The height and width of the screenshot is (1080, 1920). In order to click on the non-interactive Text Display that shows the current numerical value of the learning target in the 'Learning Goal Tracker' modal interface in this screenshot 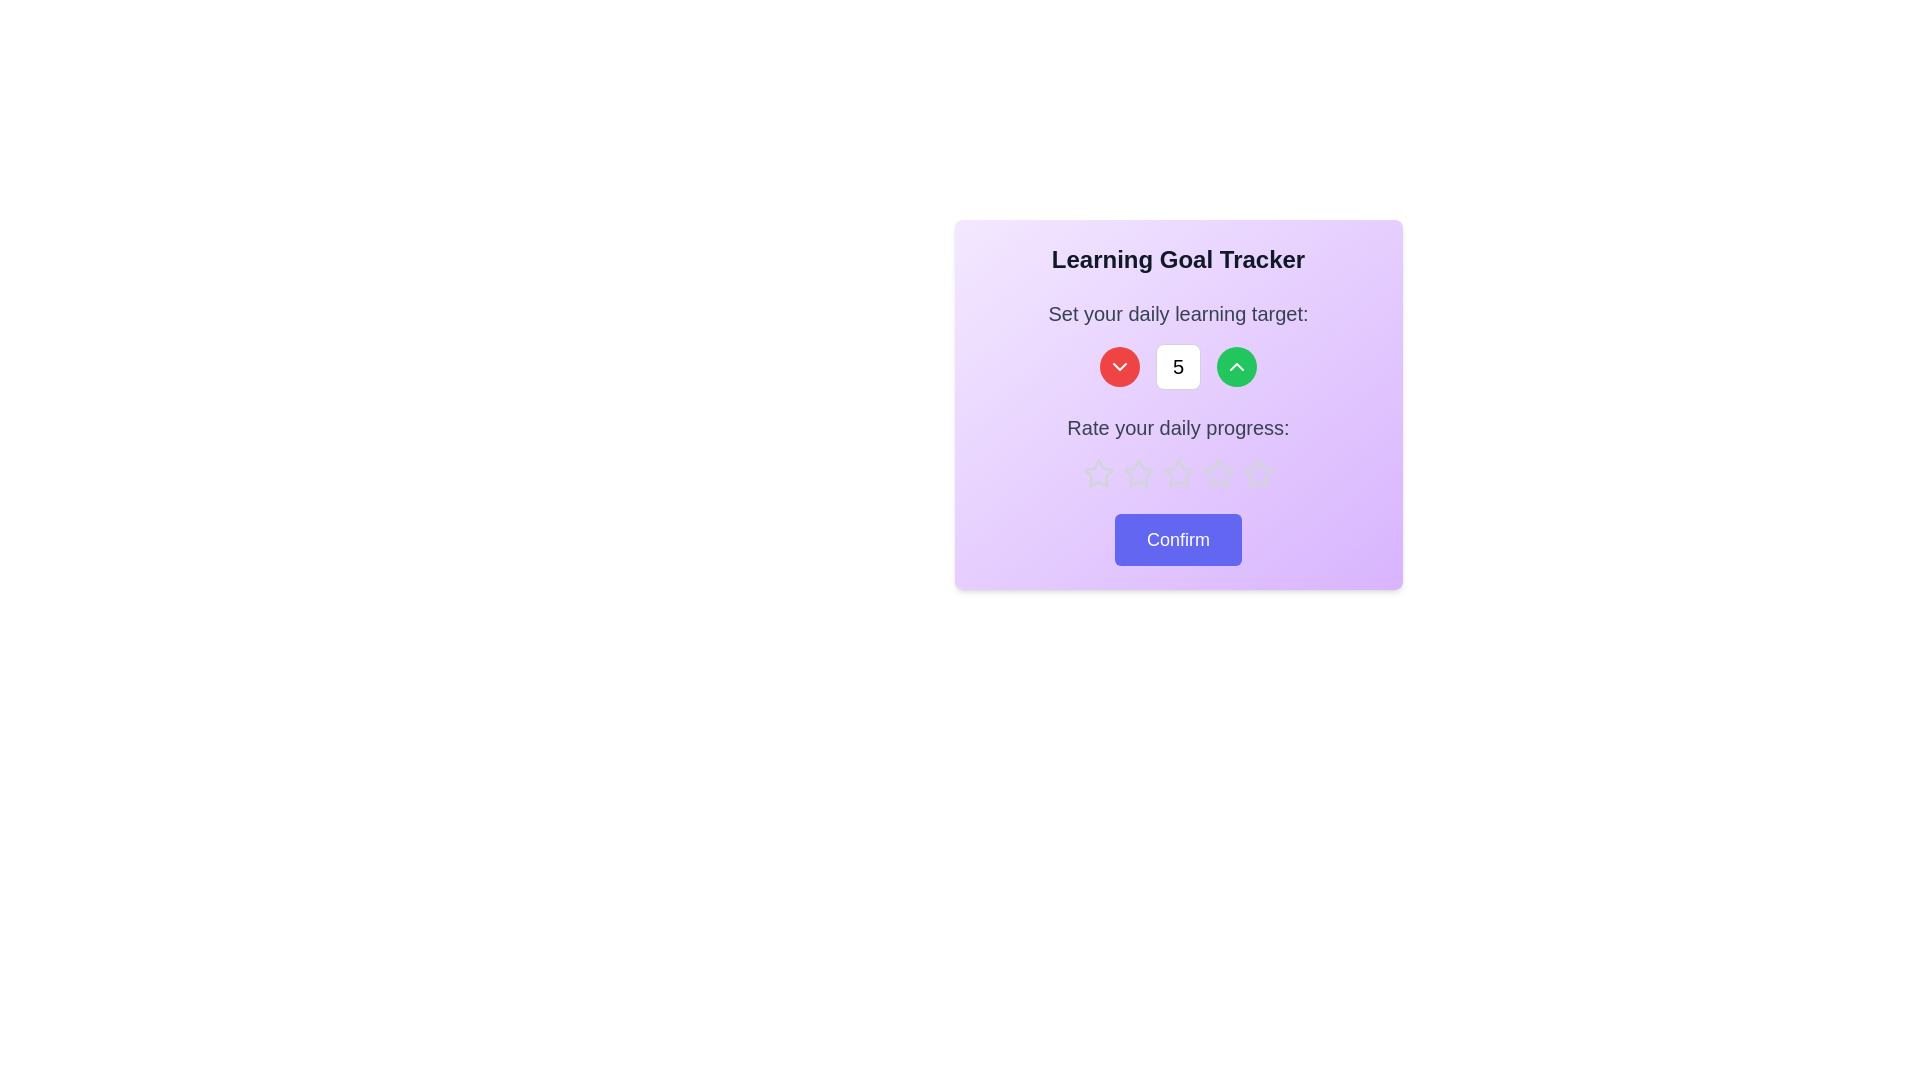, I will do `click(1178, 366)`.